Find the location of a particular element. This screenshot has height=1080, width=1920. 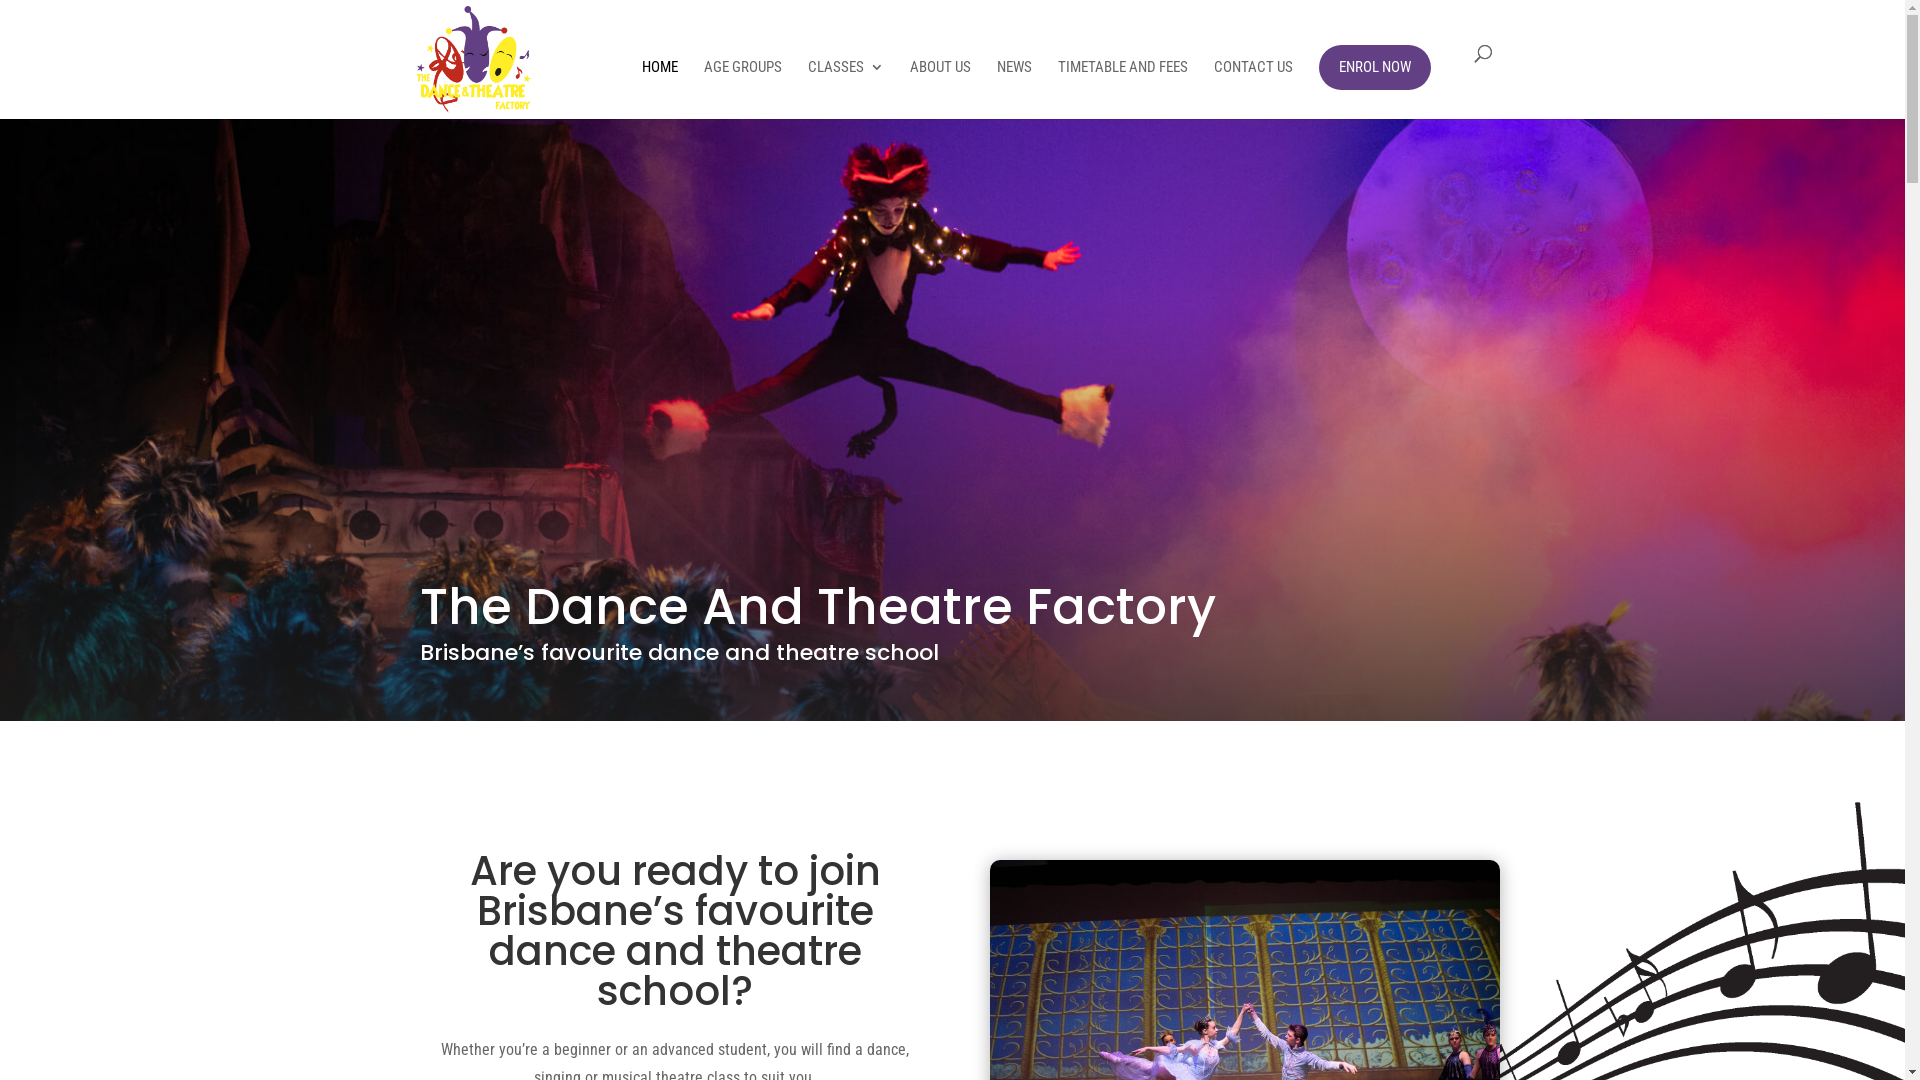

'AGE GROUPS' is located at coordinates (742, 88).